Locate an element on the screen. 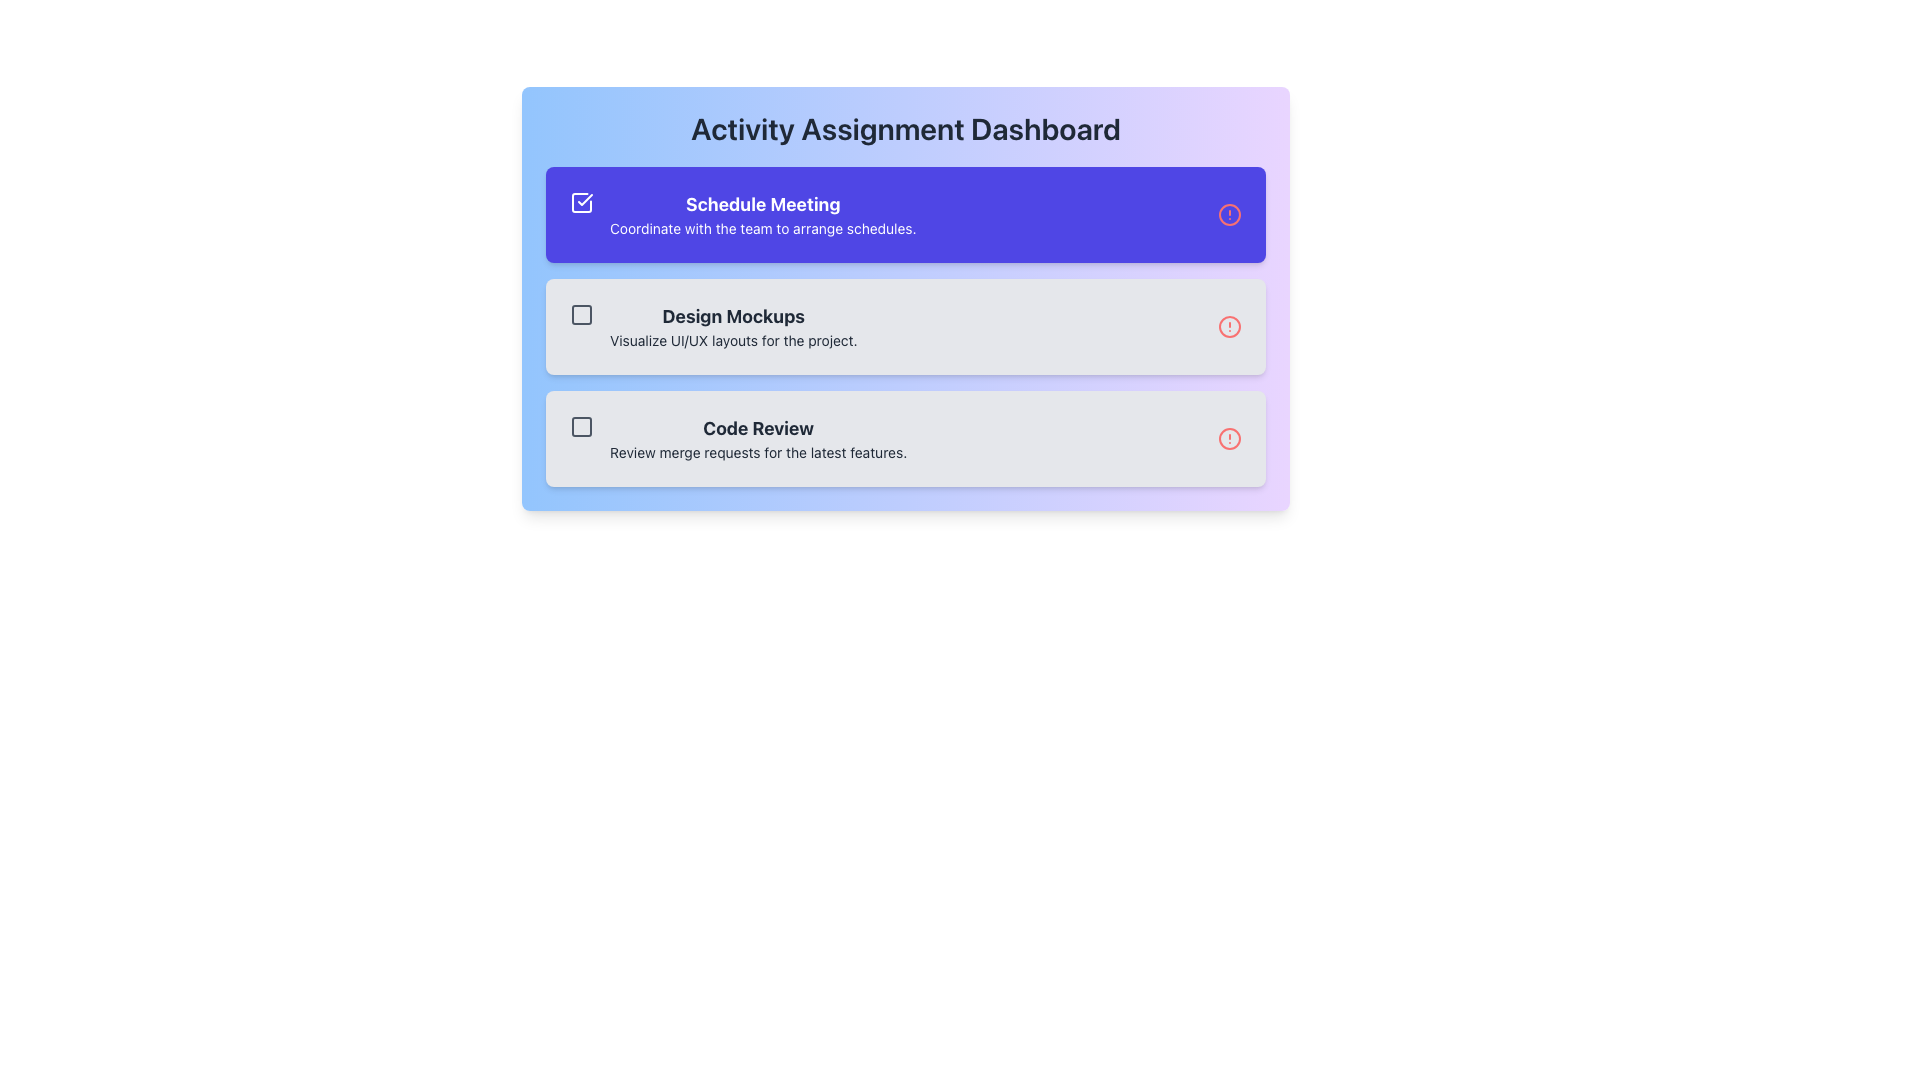 The width and height of the screenshot is (1920, 1080). the SVG graphical element representing the checkbox for the second task item labeled 'Design Mockups' is located at coordinates (580, 315).